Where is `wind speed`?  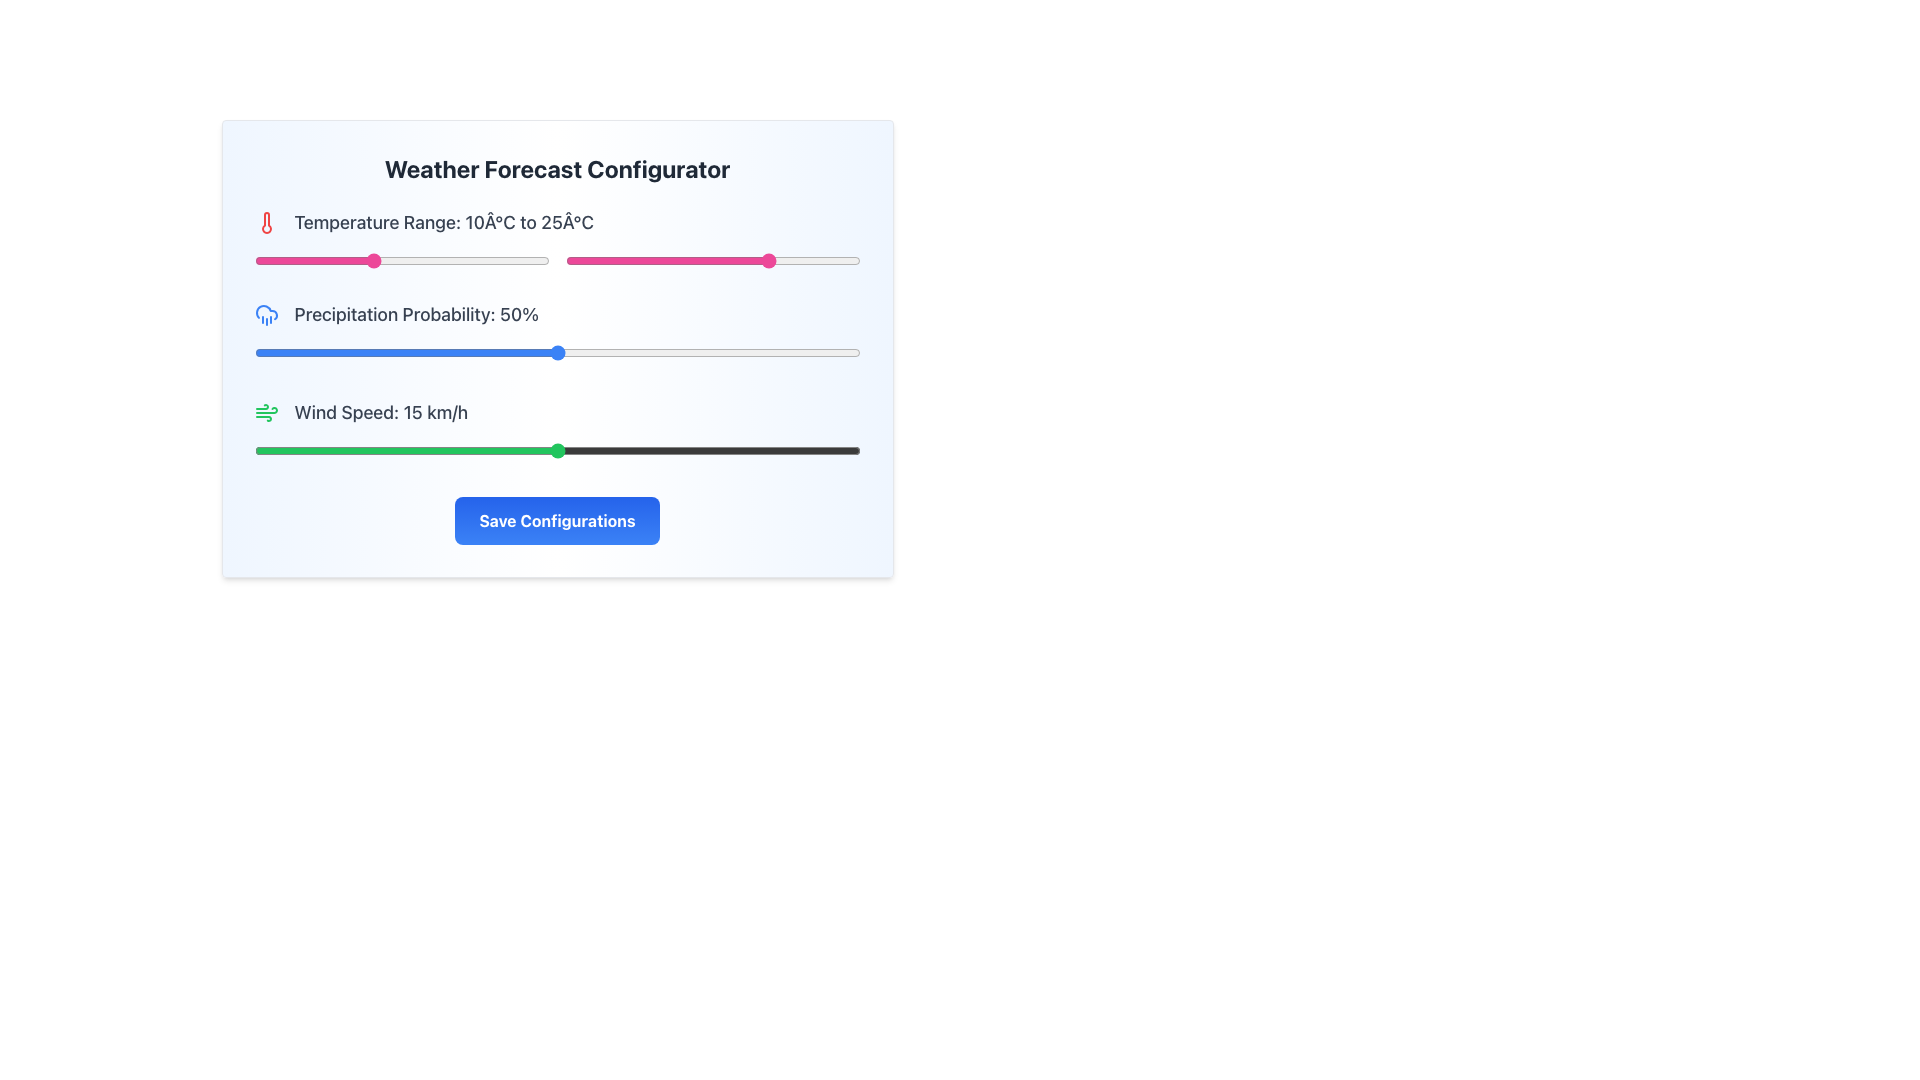
wind speed is located at coordinates (637, 451).